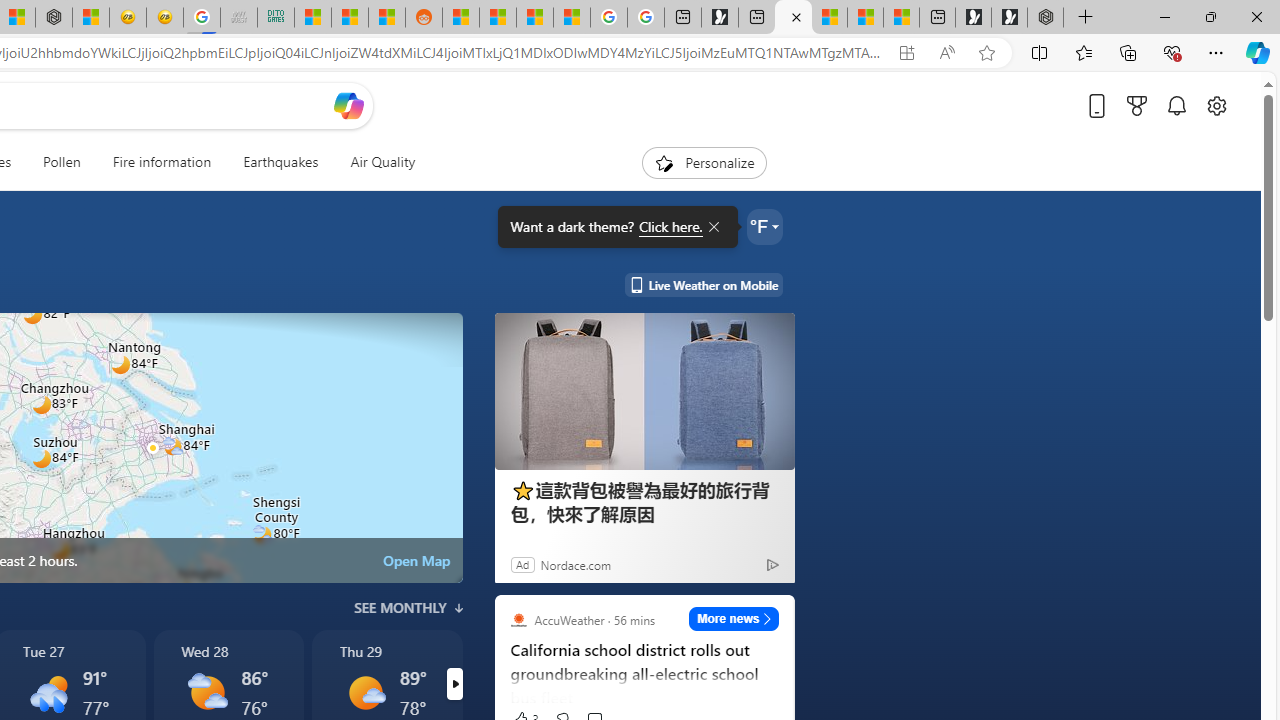 The image size is (1280, 720). Describe the element at coordinates (905, 52) in the screenshot. I see `'App available. Install Microsoft Start Weather'` at that location.